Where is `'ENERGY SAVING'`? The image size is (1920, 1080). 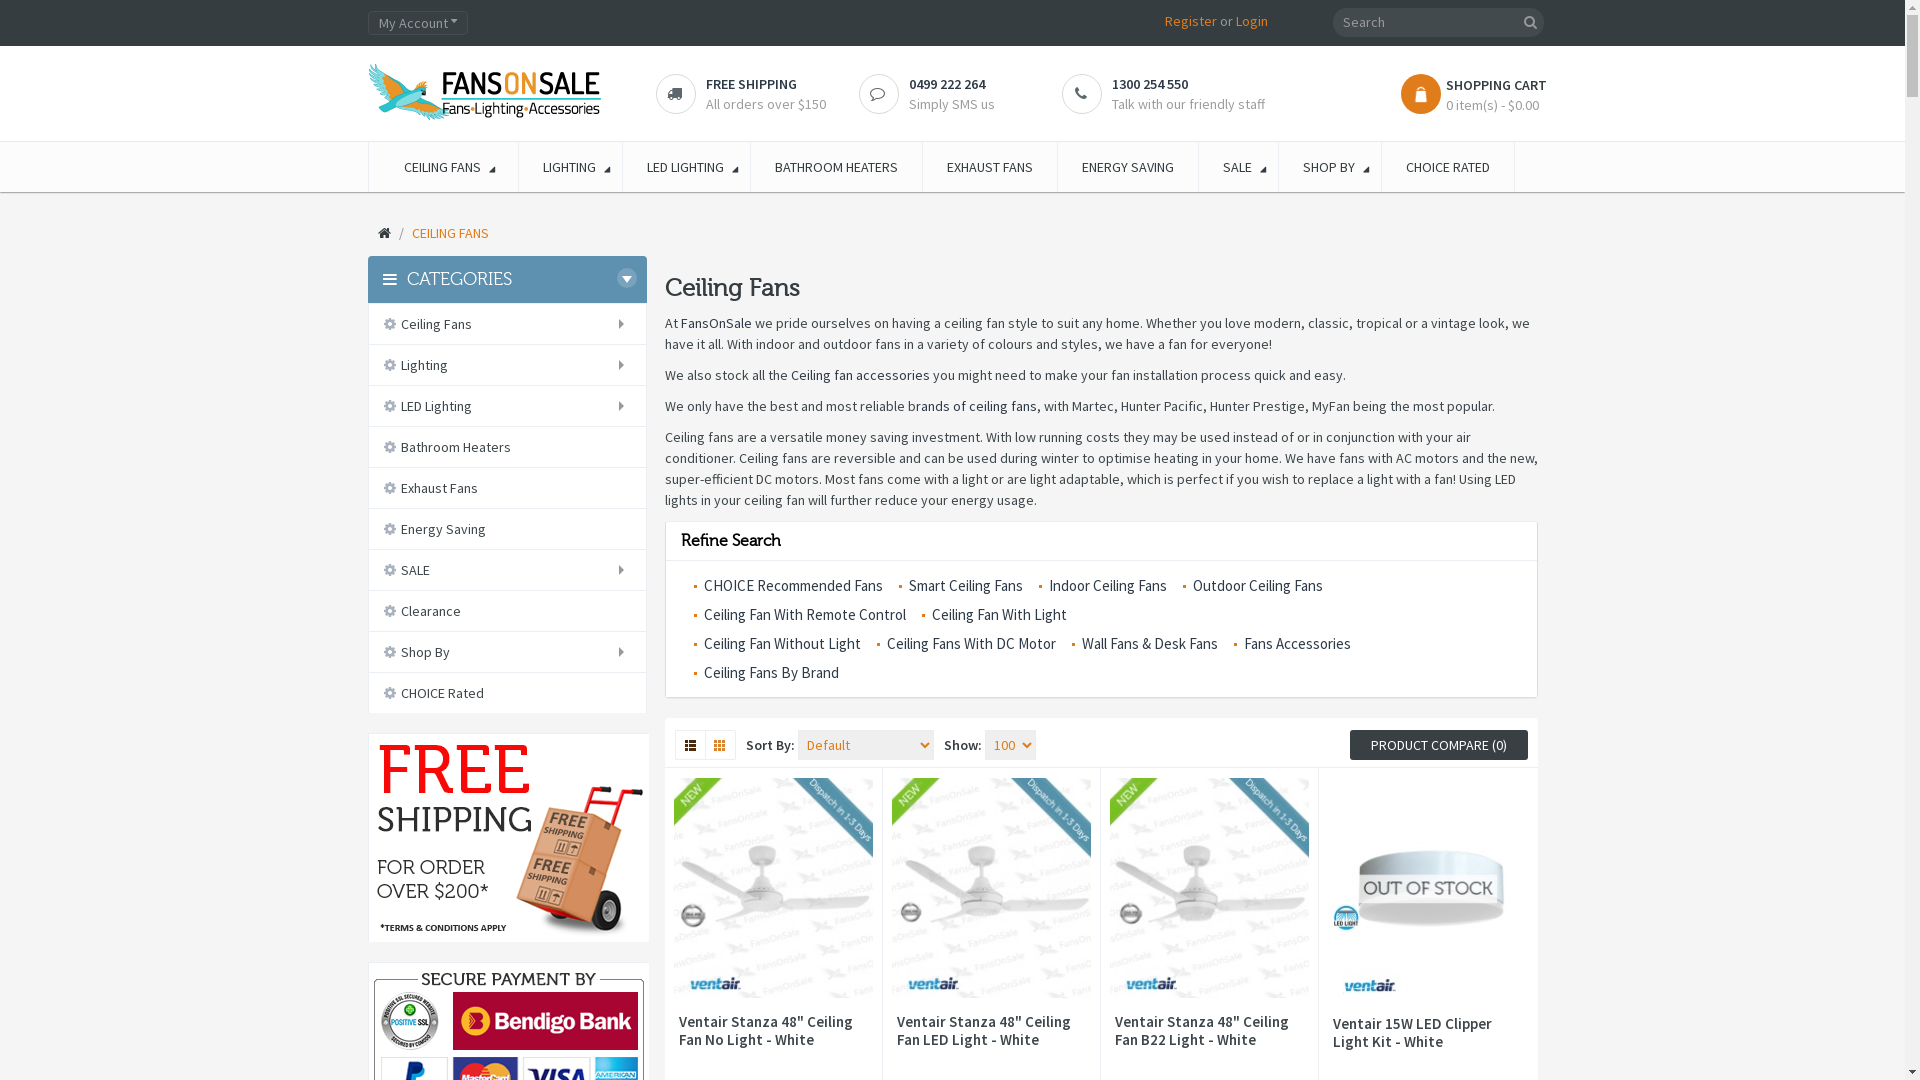
'ENERGY SAVING' is located at coordinates (1056, 165).